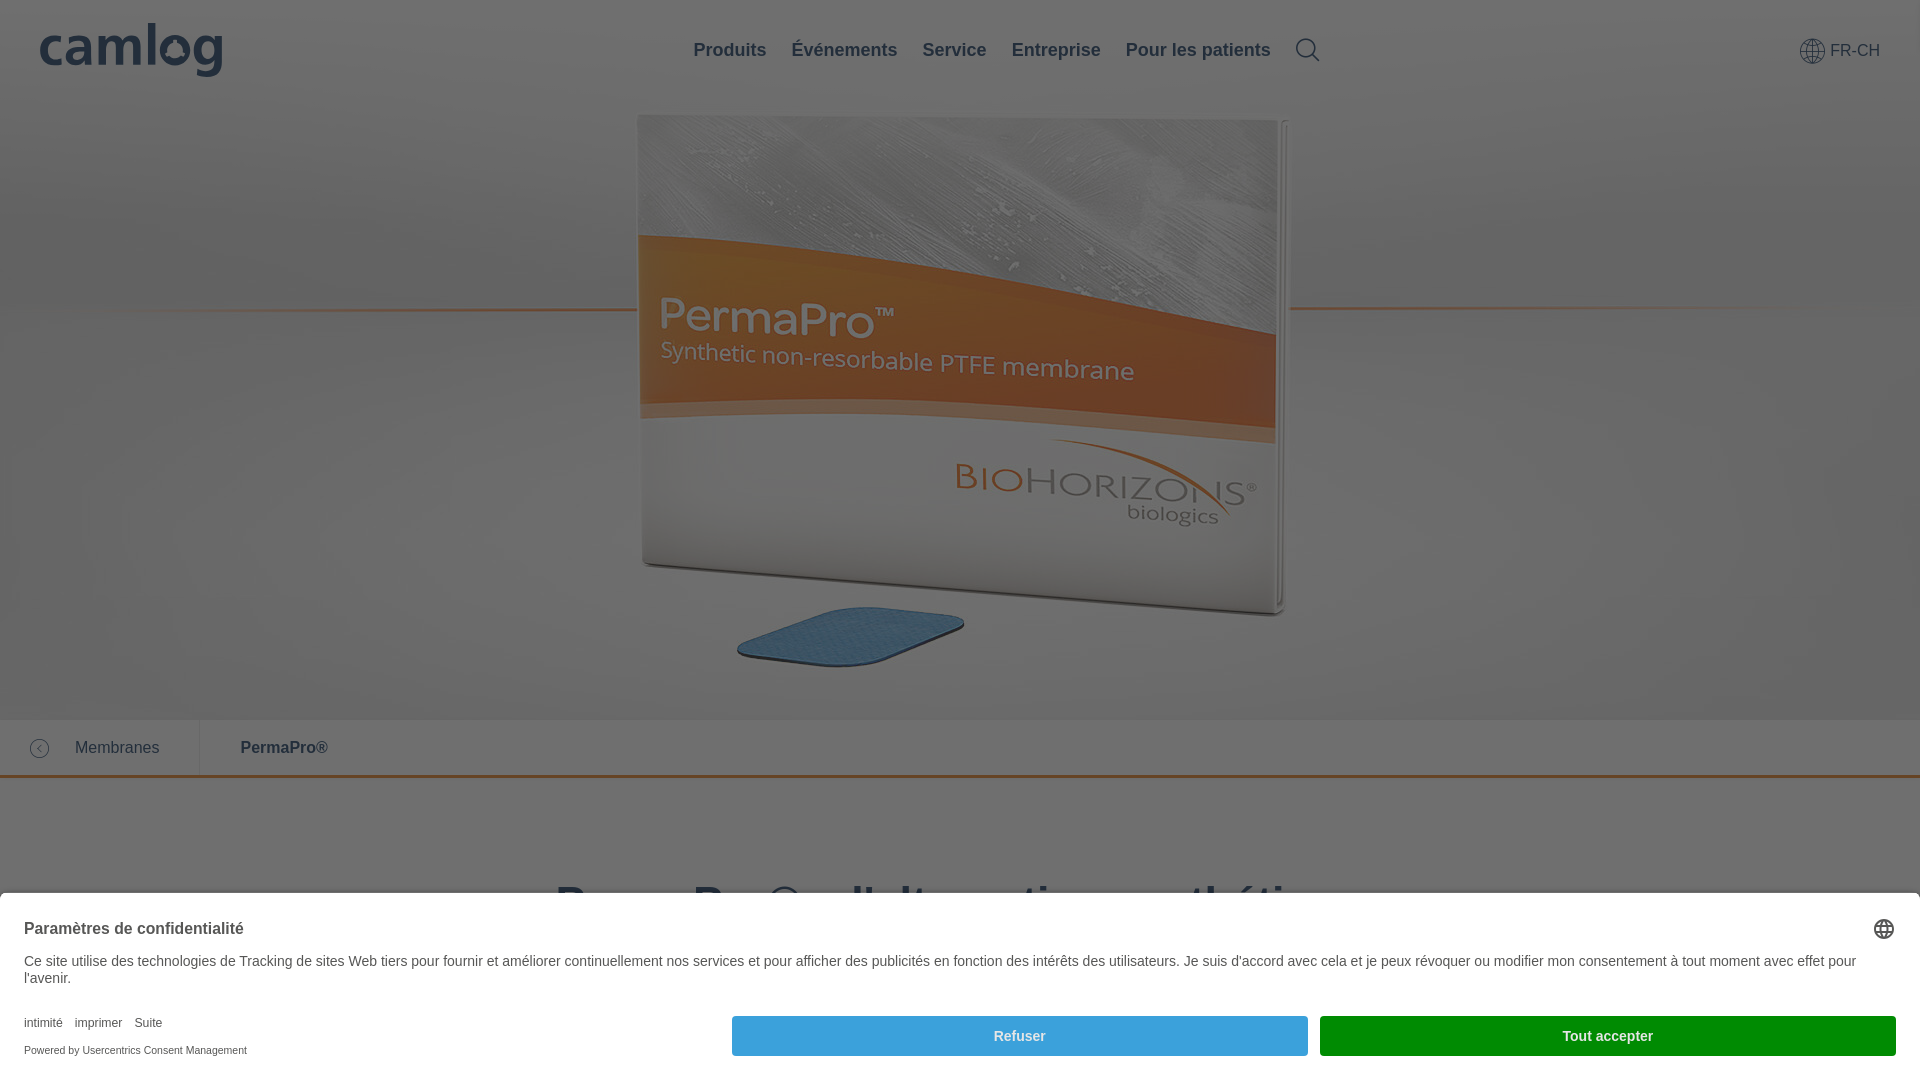 The width and height of the screenshot is (1920, 1080). Describe the element at coordinates (729, 49) in the screenshot. I see `'Produits'` at that location.